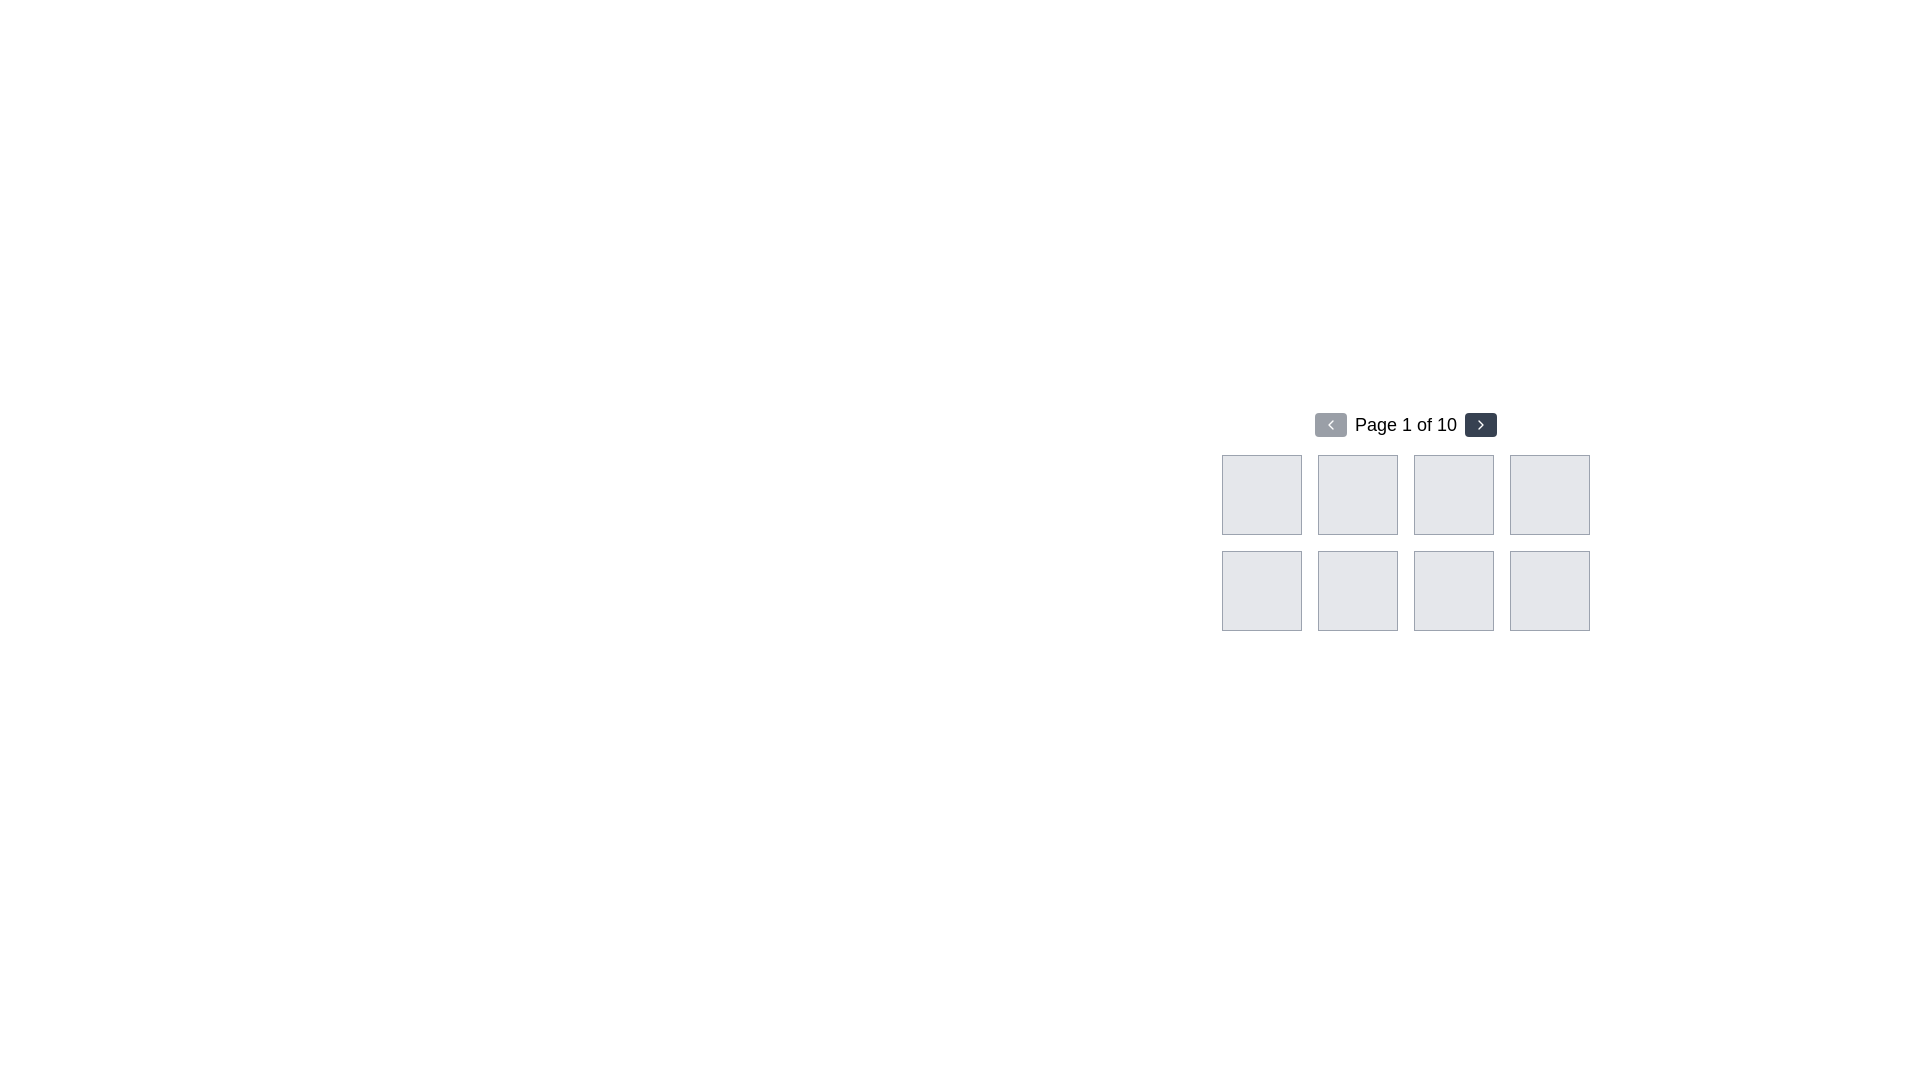  What do you see at coordinates (1481, 423) in the screenshot?
I see `the dark gray button with white text and a rightward chevron icon` at bounding box center [1481, 423].